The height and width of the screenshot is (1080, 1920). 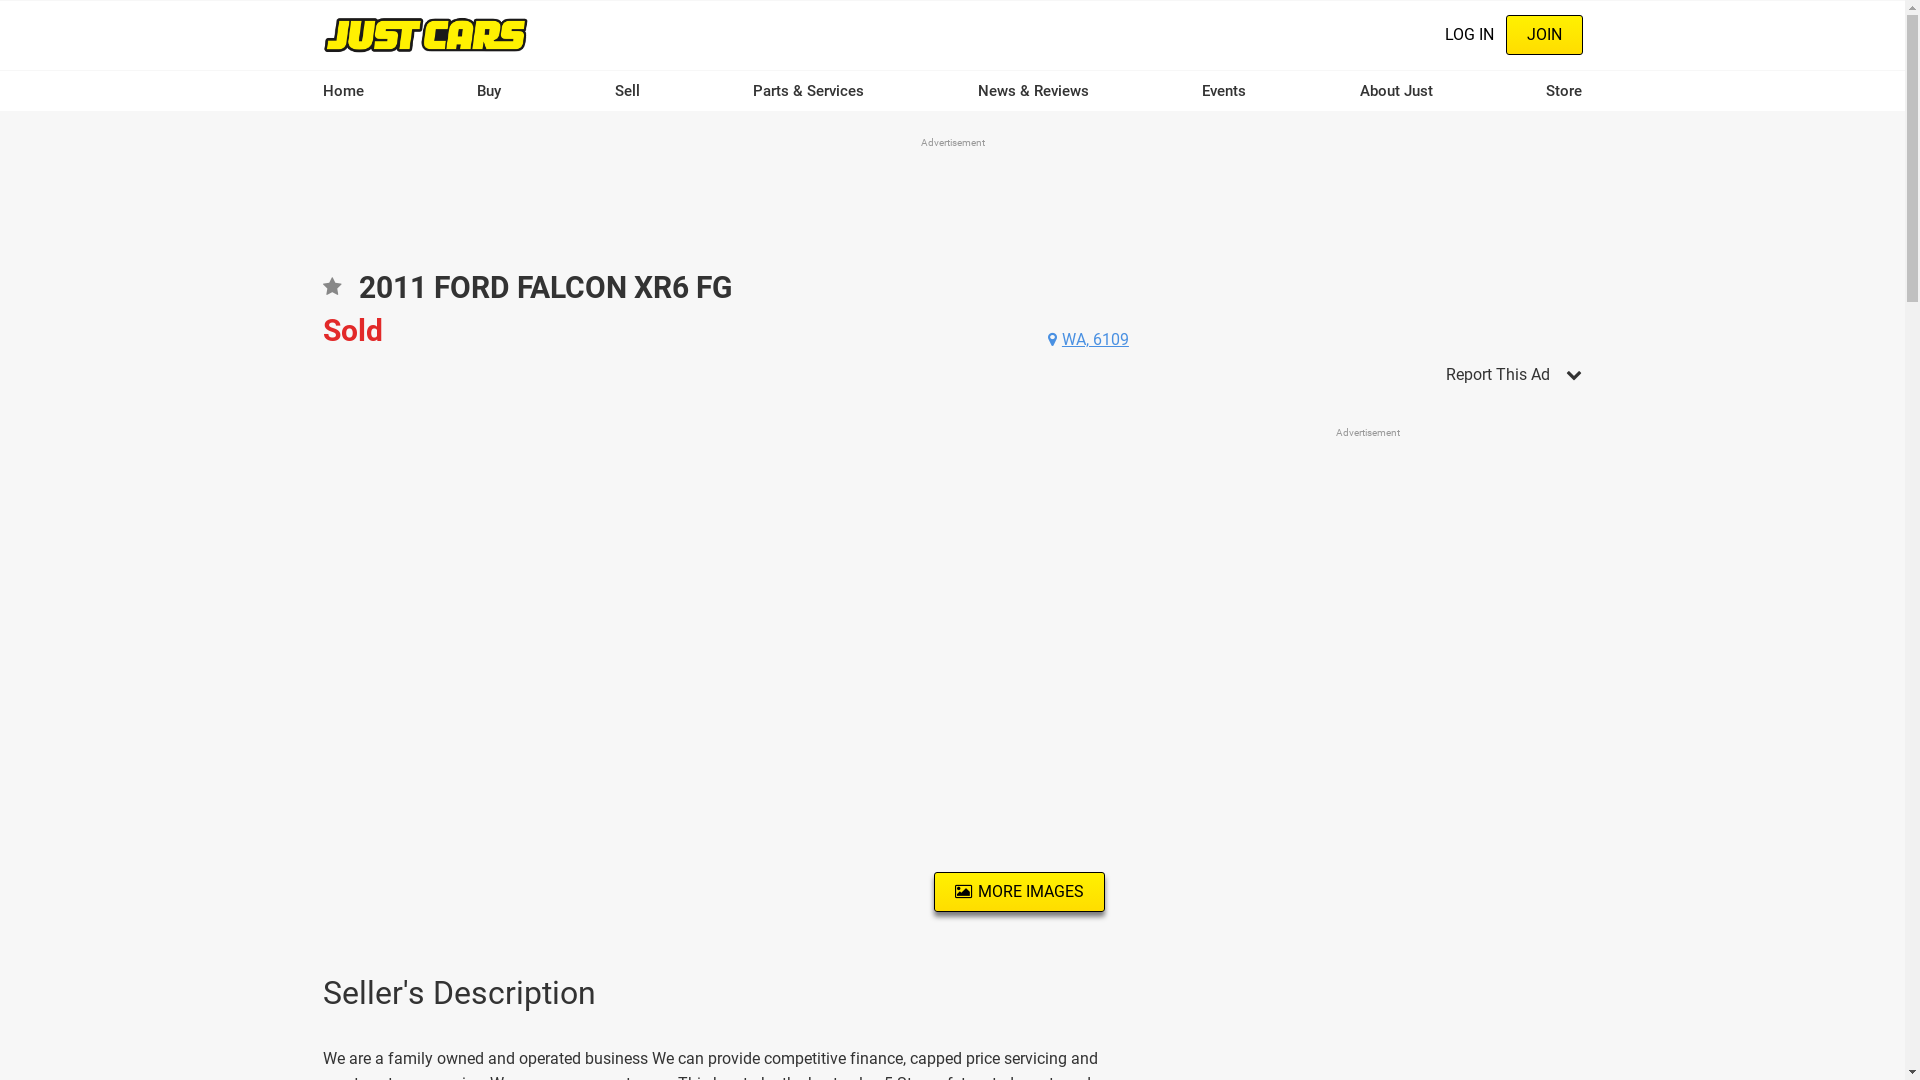 What do you see at coordinates (0, 0) in the screenshot?
I see `'Skip to main content'` at bounding box center [0, 0].